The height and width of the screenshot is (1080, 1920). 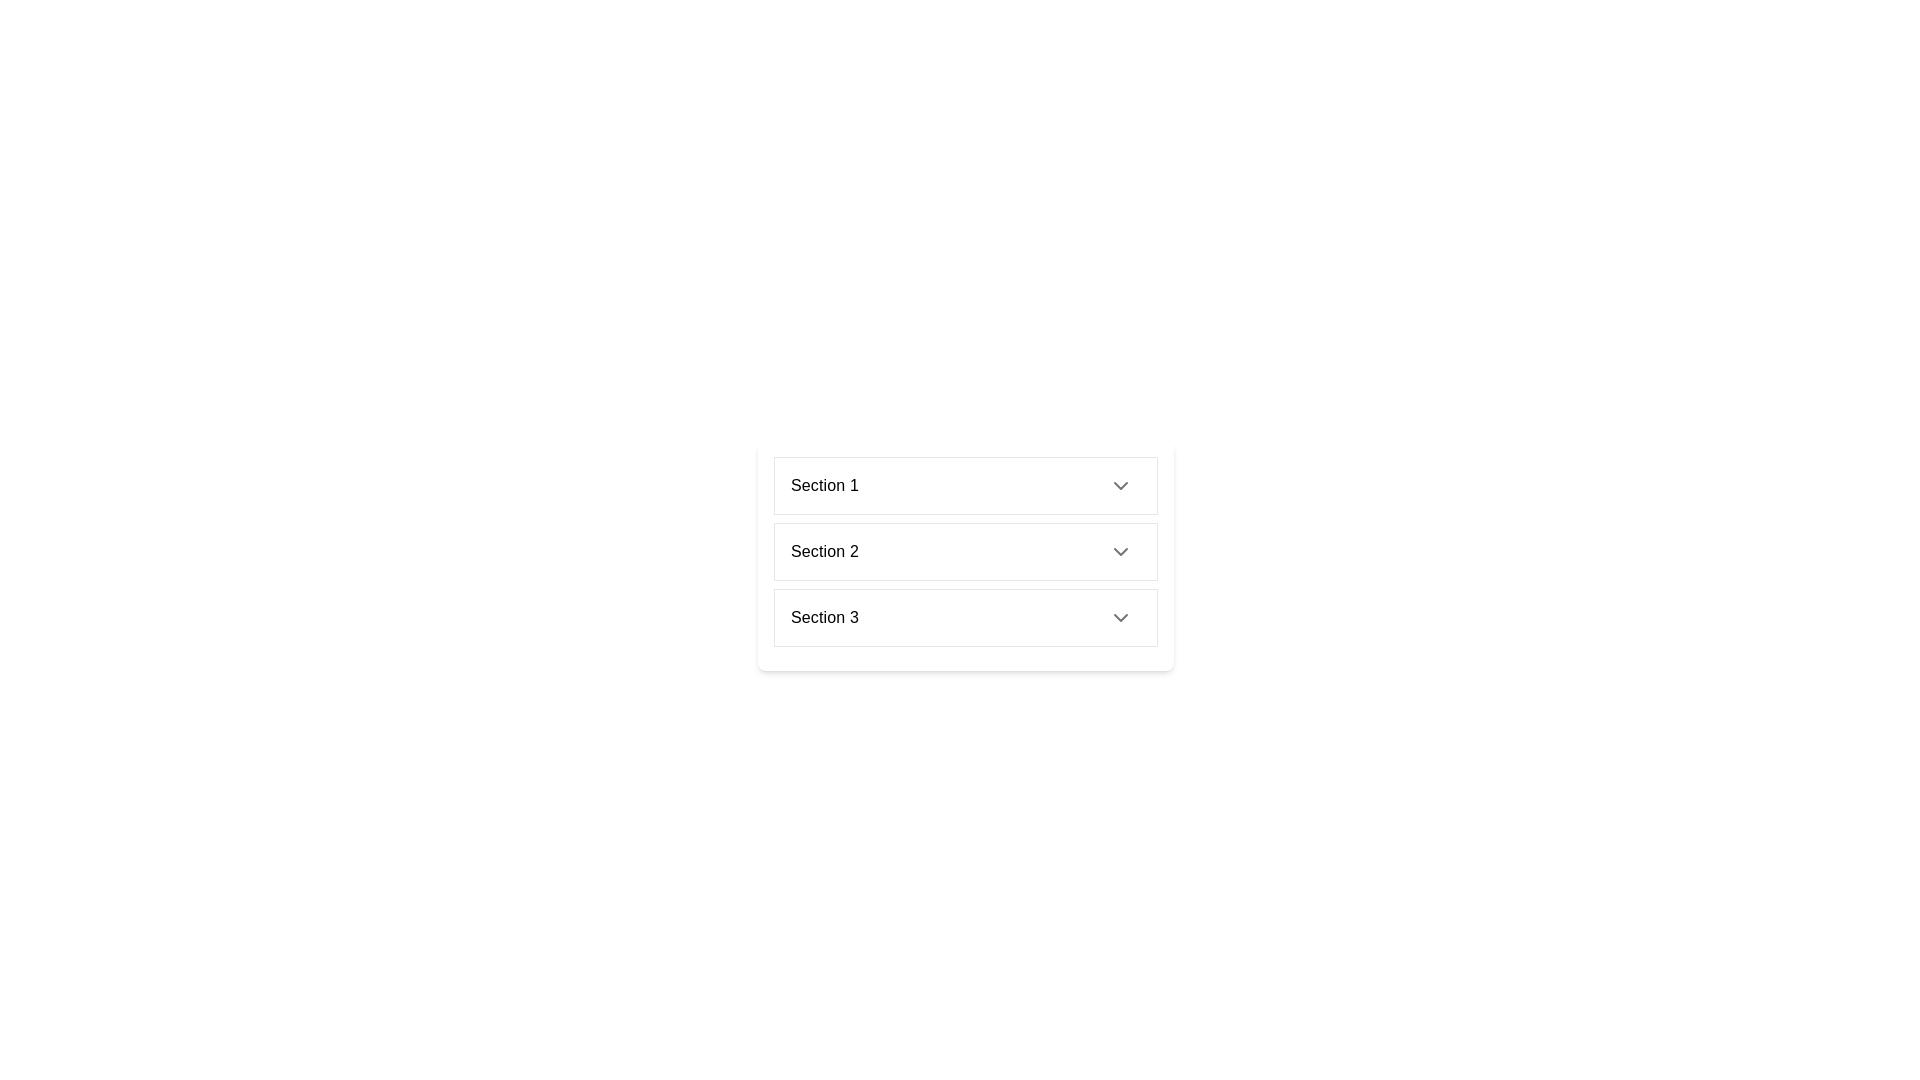 What do you see at coordinates (1121, 616) in the screenshot?
I see `the downward-pointing chevron icon within the button located at the right side of the 'Section 3' row` at bounding box center [1121, 616].